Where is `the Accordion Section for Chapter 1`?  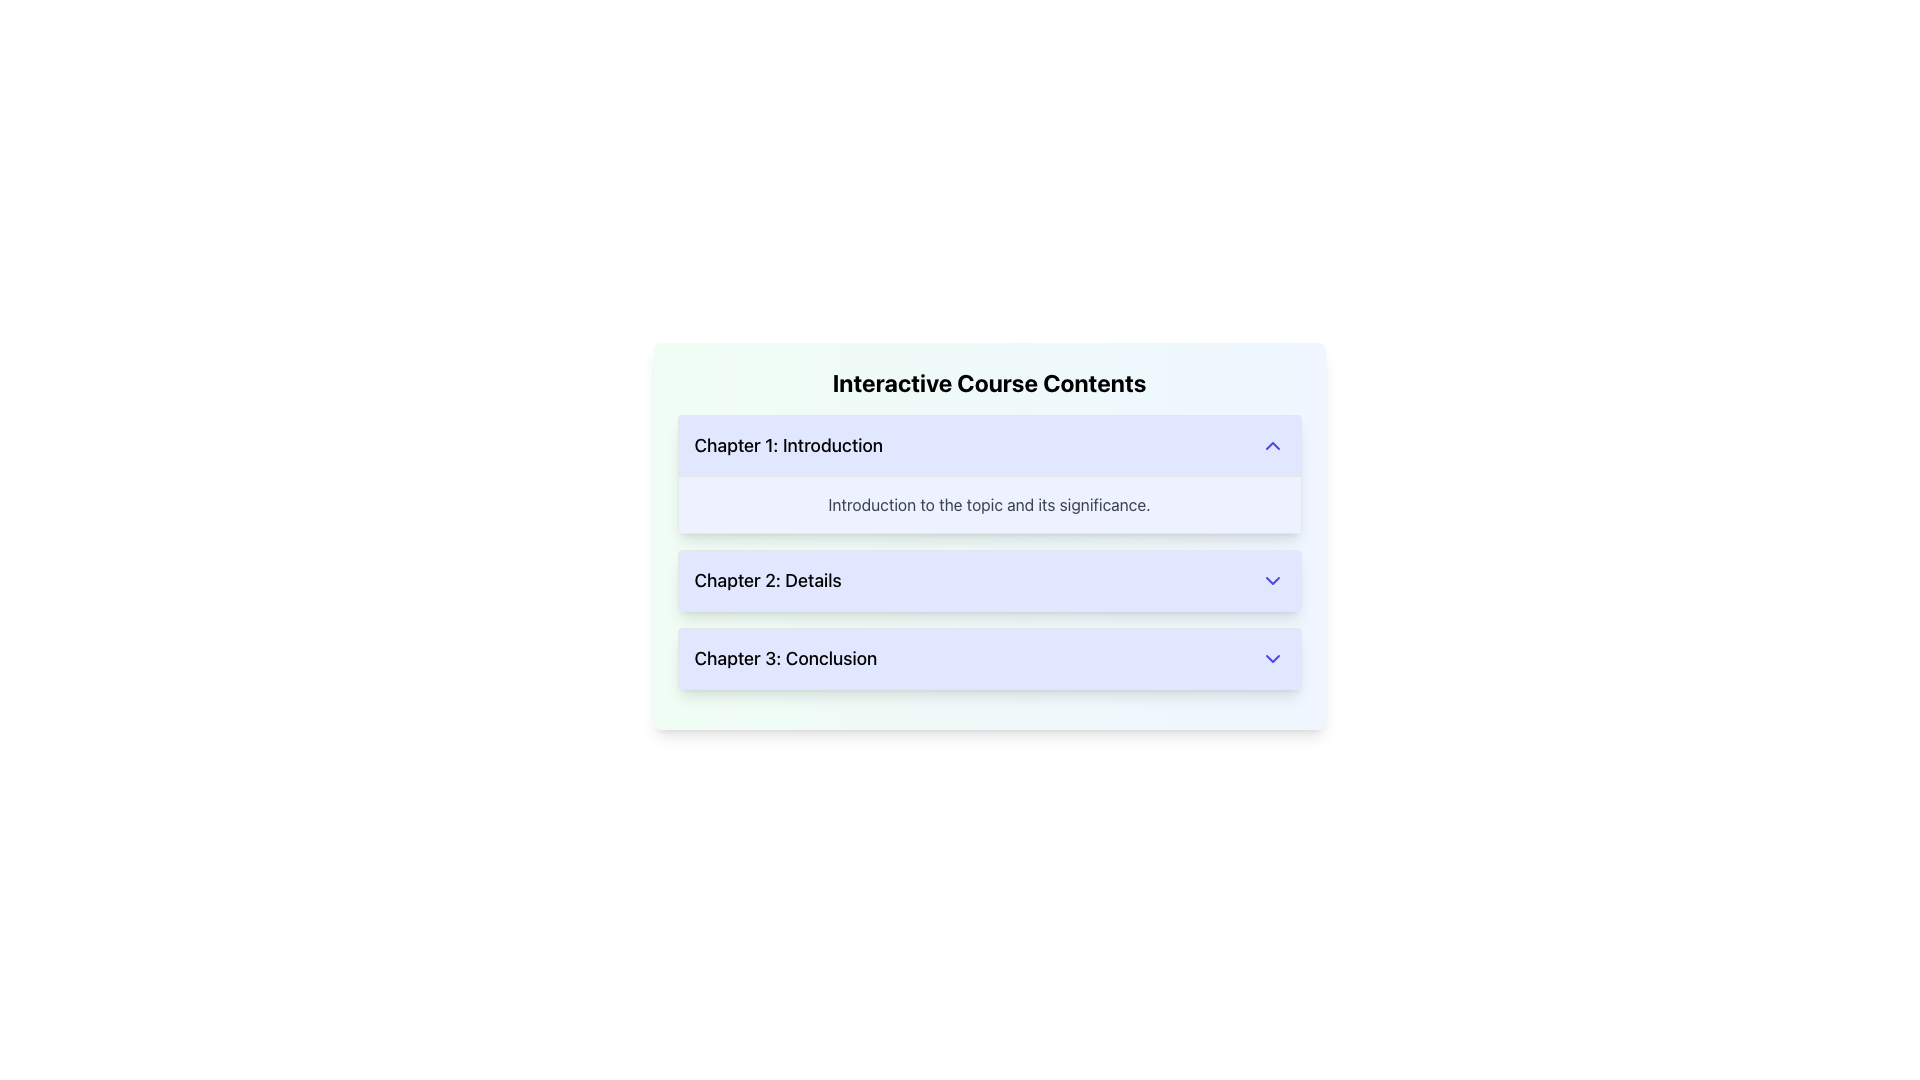 the Accordion Section for Chapter 1 is located at coordinates (989, 474).